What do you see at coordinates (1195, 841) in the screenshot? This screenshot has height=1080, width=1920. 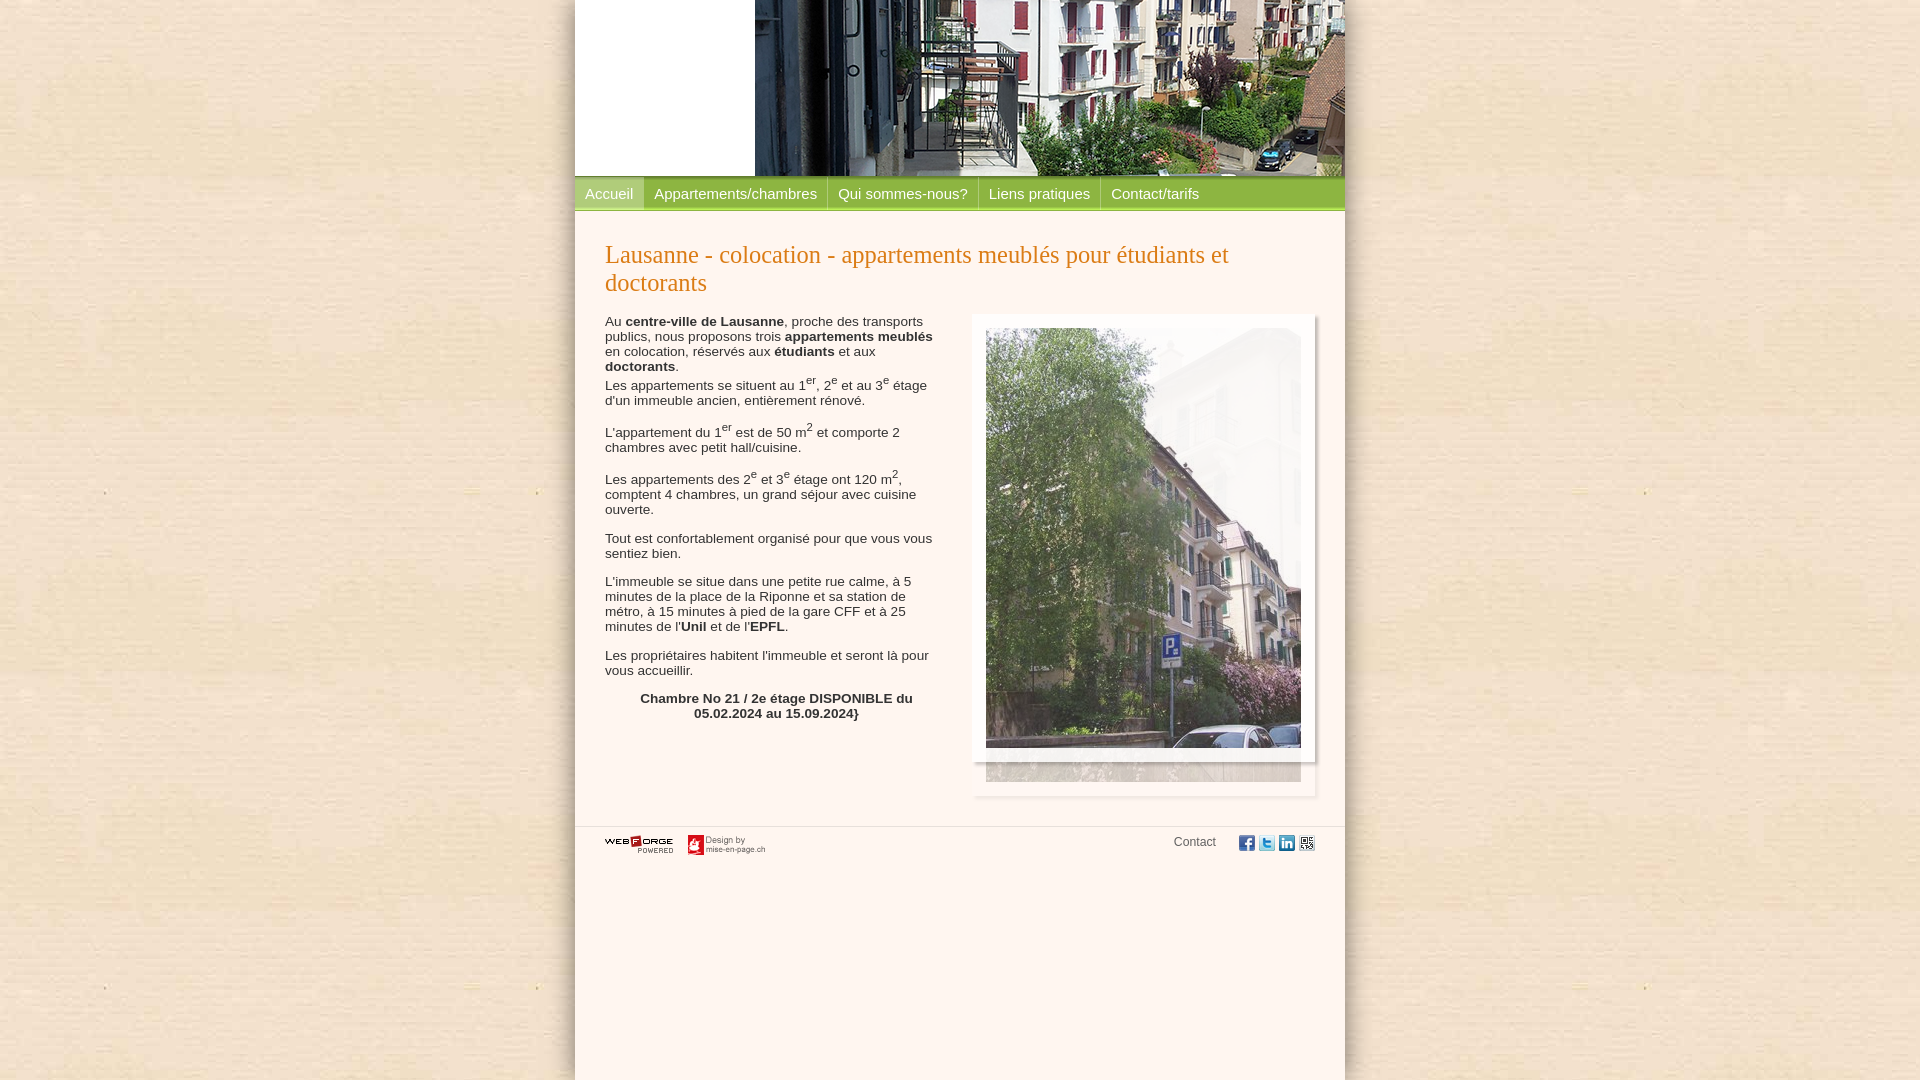 I see `'Contact'` at bounding box center [1195, 841].